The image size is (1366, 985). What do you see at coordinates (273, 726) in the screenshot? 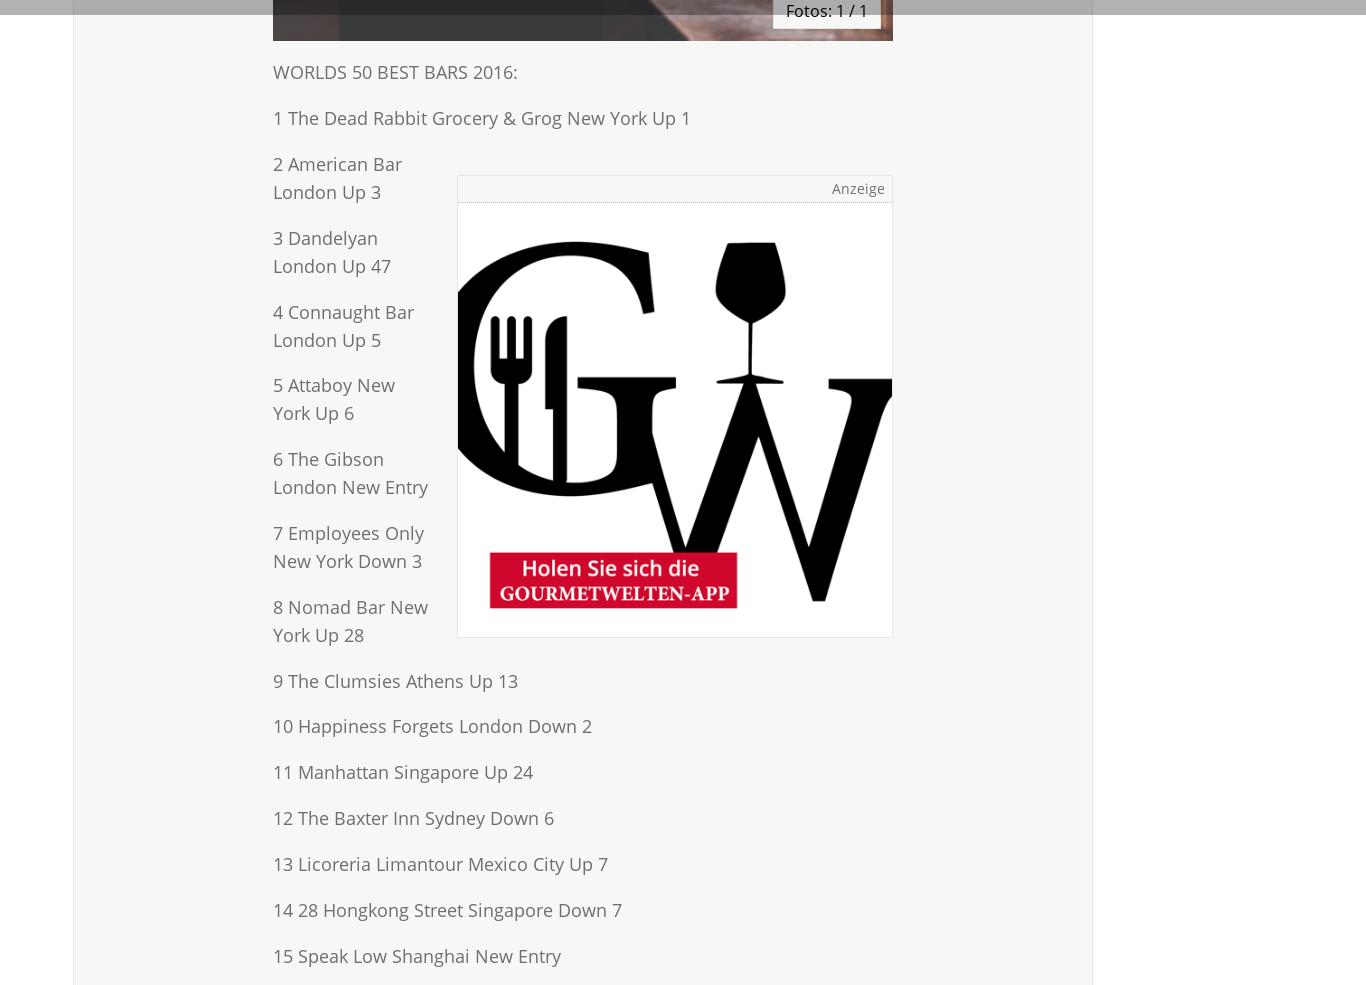
I see `'10	Happiness Forgets	London	Down 2'` at bounding box center [273, 726].